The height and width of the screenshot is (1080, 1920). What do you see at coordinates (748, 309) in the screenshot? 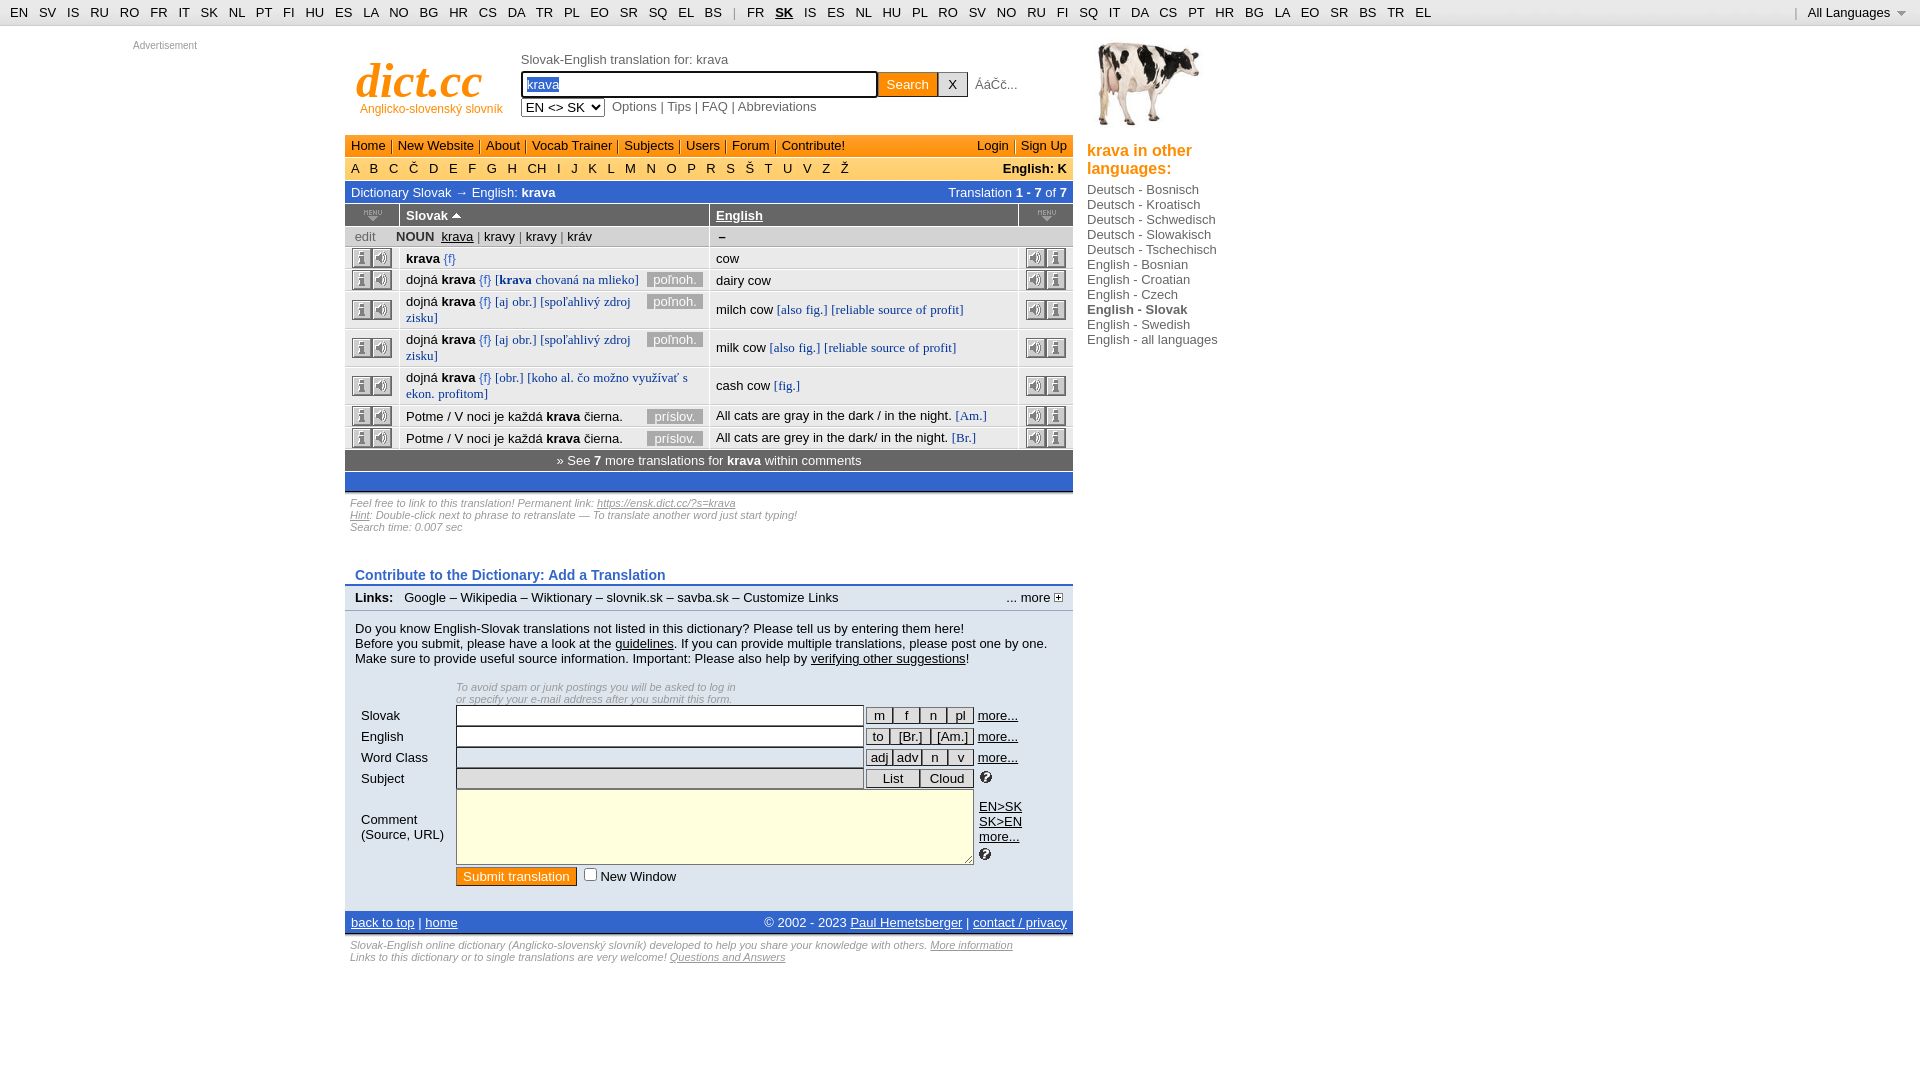
I see `'cow'` at bounding box center [748, 309].